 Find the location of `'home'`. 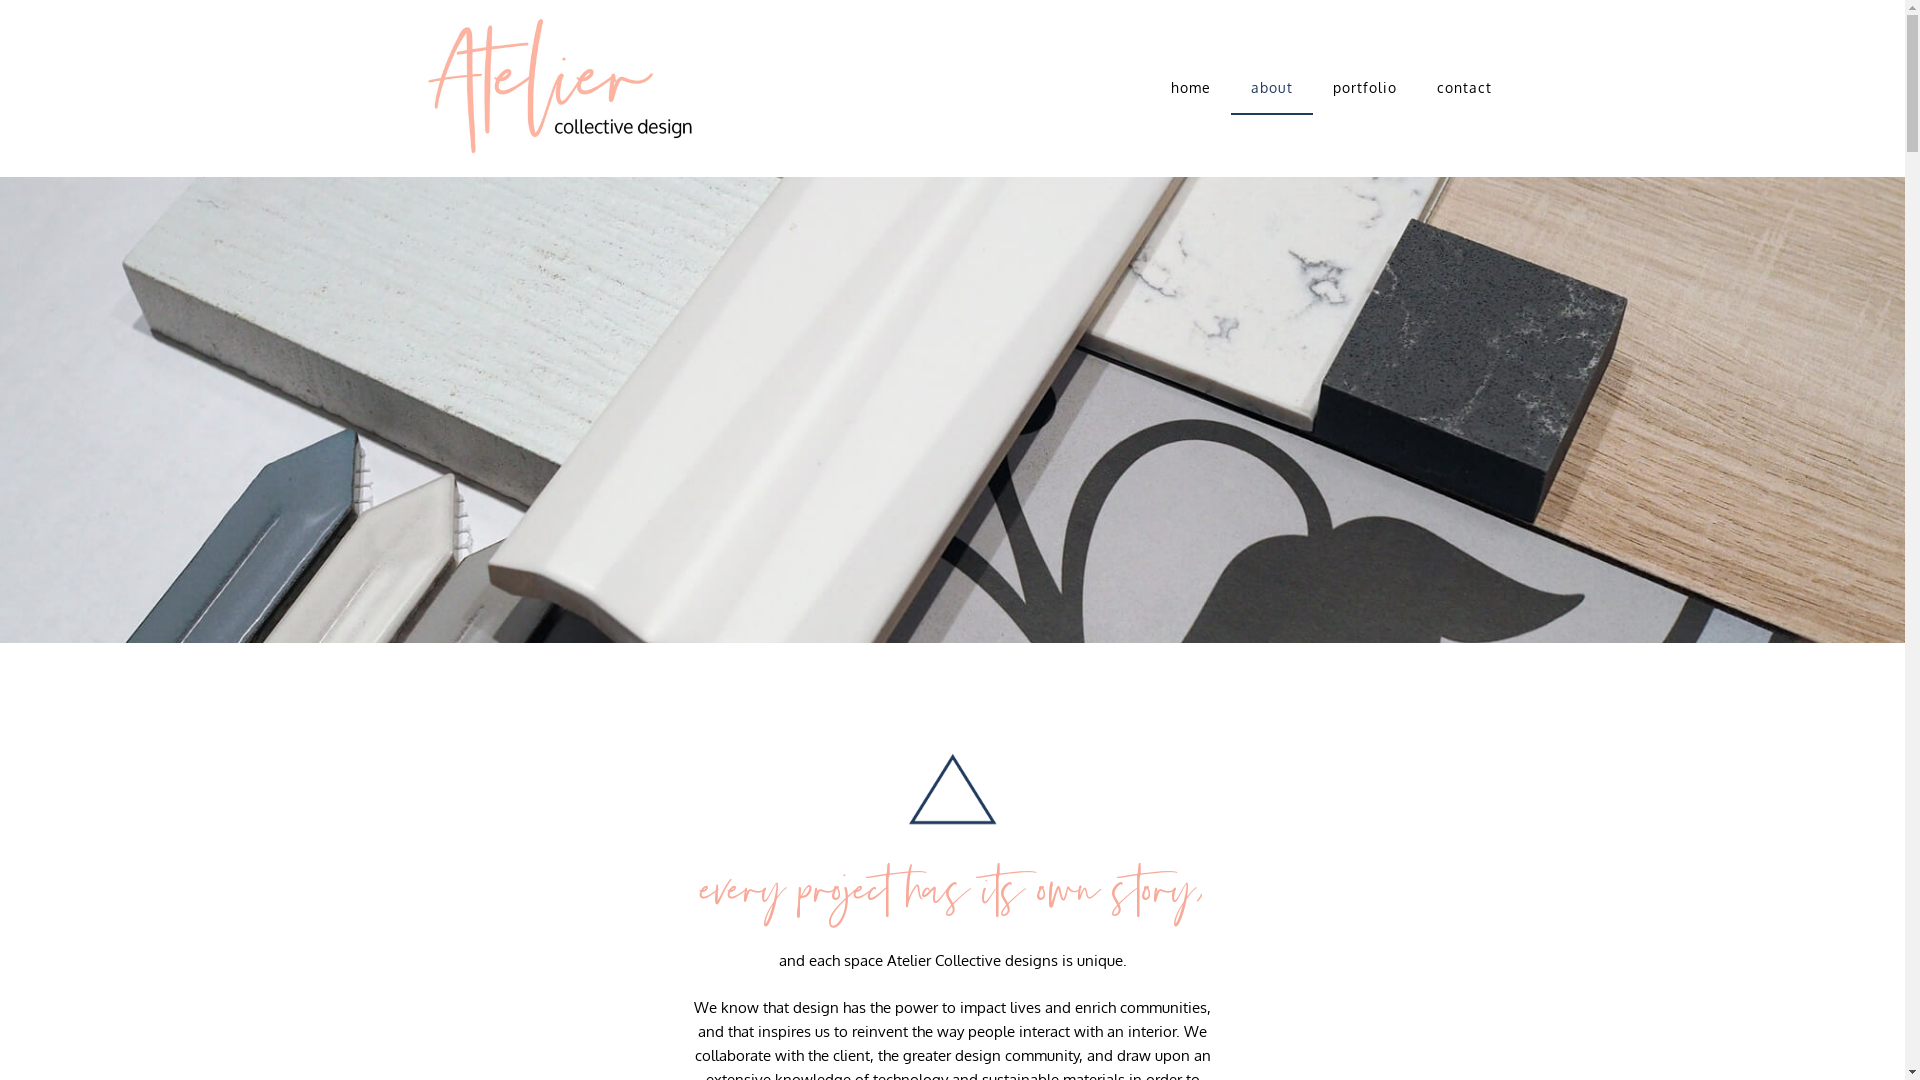

'home' is located at coordinates (1190, 87).